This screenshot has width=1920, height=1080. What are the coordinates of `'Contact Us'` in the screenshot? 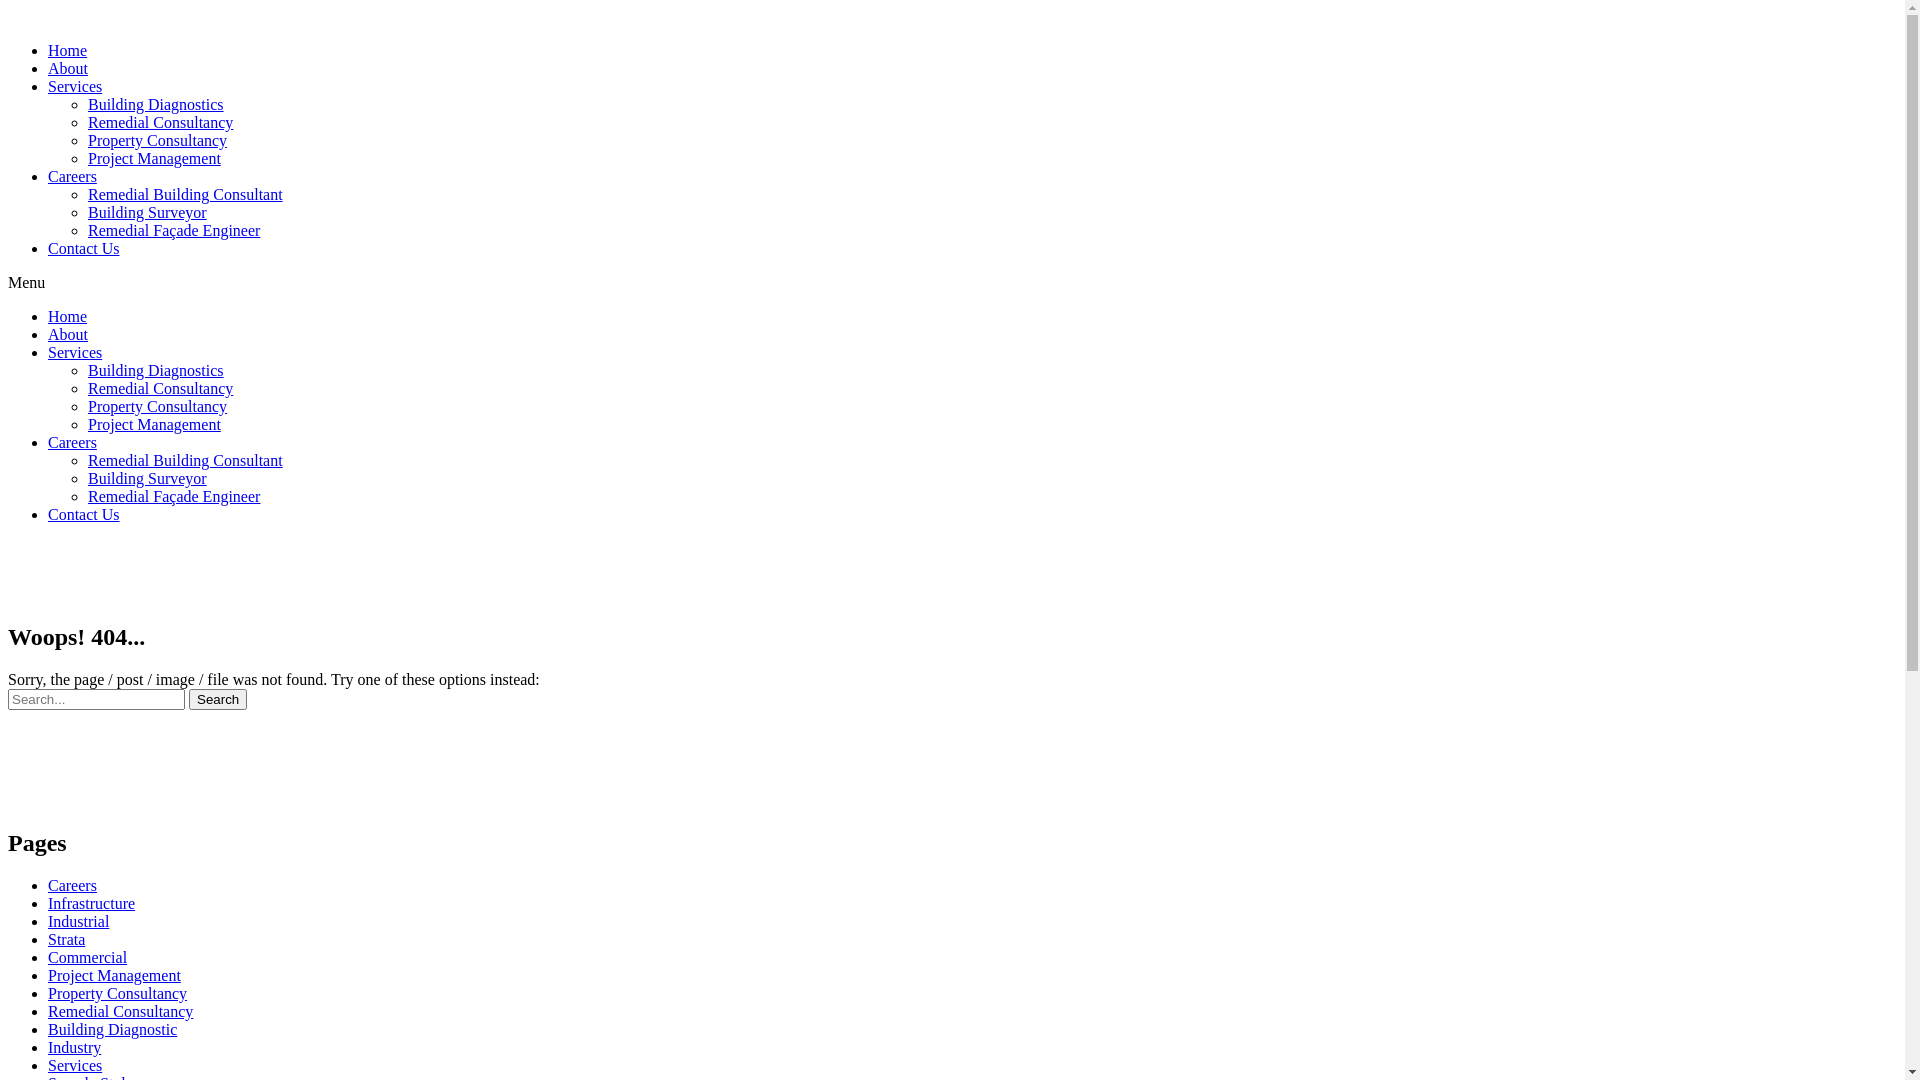 It's located at (82, 513).